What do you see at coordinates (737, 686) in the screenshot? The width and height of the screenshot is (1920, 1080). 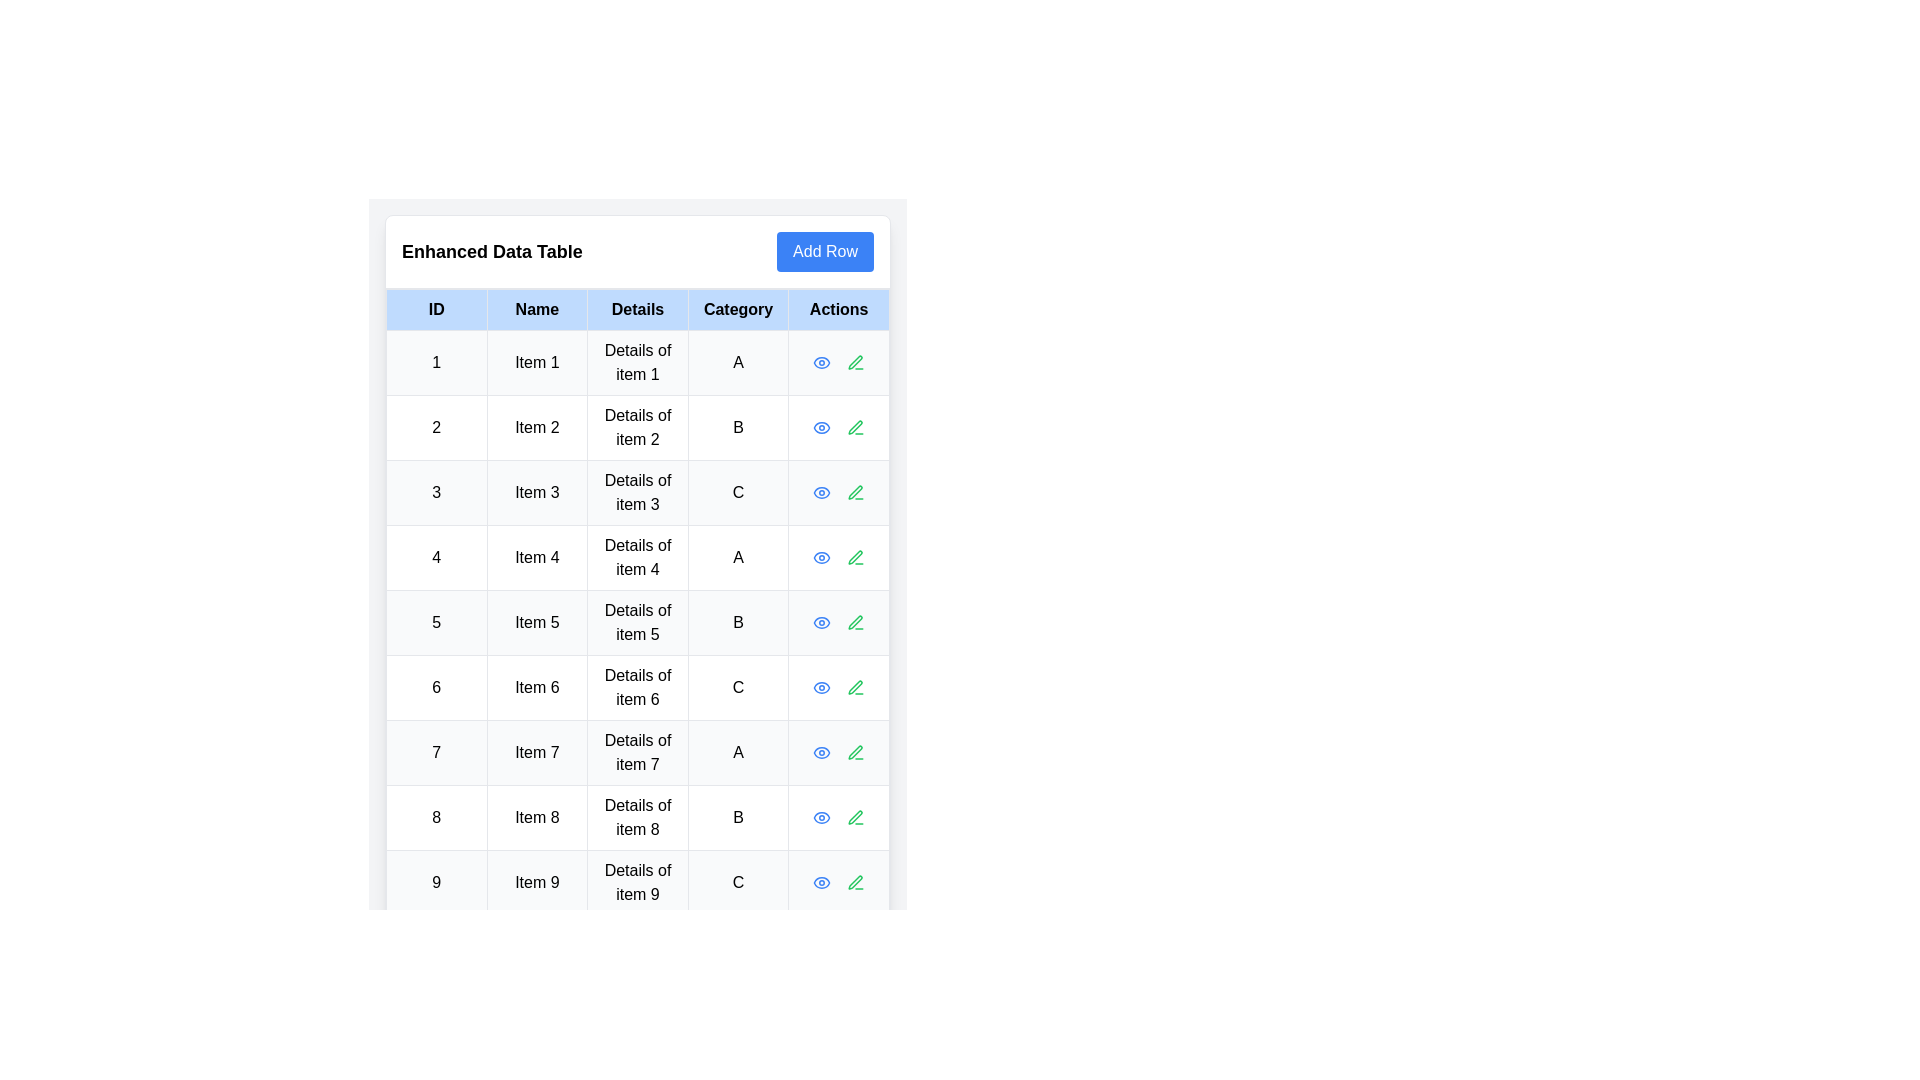 I see `the table cell containing the character 'C' in the sixth row under the 'Category' column, which is styled with a center alignment and enclosed within a bordered rectangular cell` at bounding box center [737, 686].